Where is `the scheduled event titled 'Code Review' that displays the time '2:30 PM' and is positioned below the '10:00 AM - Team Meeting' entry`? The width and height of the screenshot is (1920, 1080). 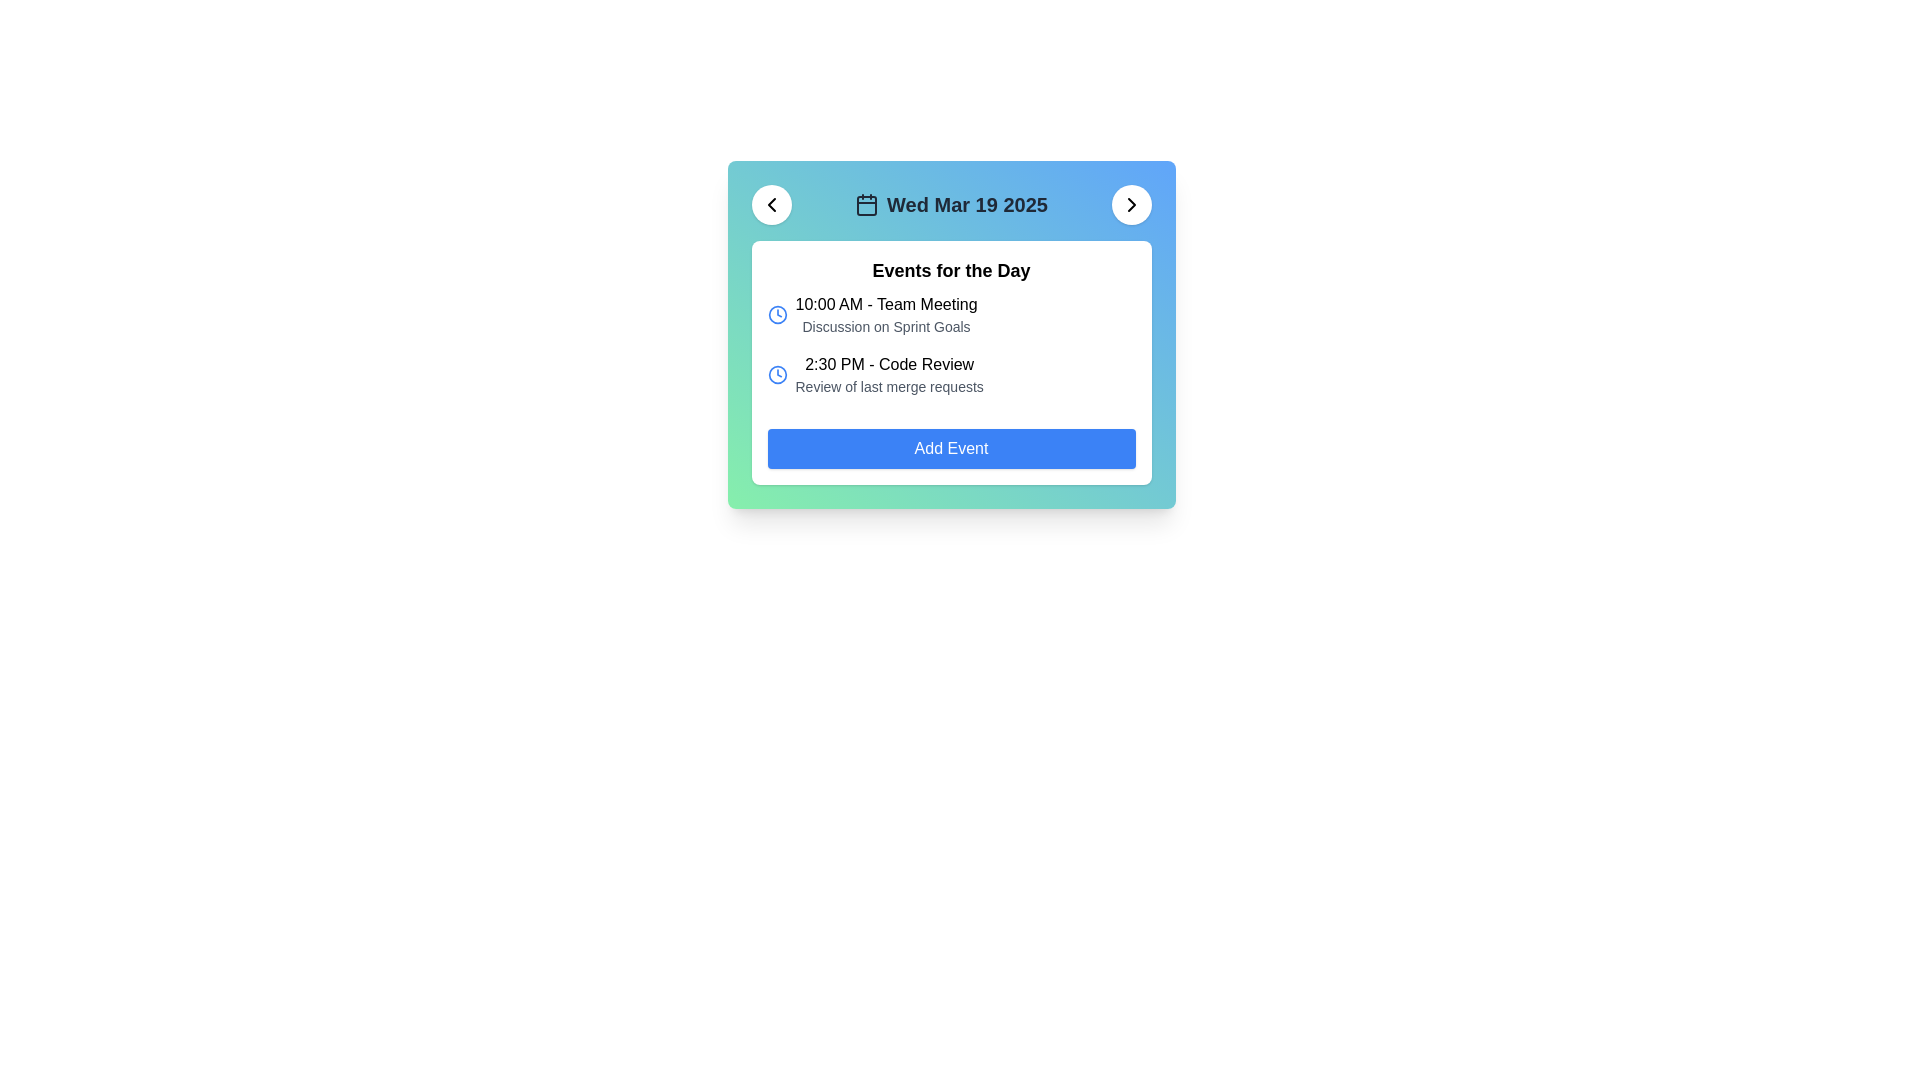
the scheduled event titled 'Code Review' that displays the time '2:30 PM' and is positioned below the '10:00 AM - Team Meeting' entry is located at coordinates (888, 374).